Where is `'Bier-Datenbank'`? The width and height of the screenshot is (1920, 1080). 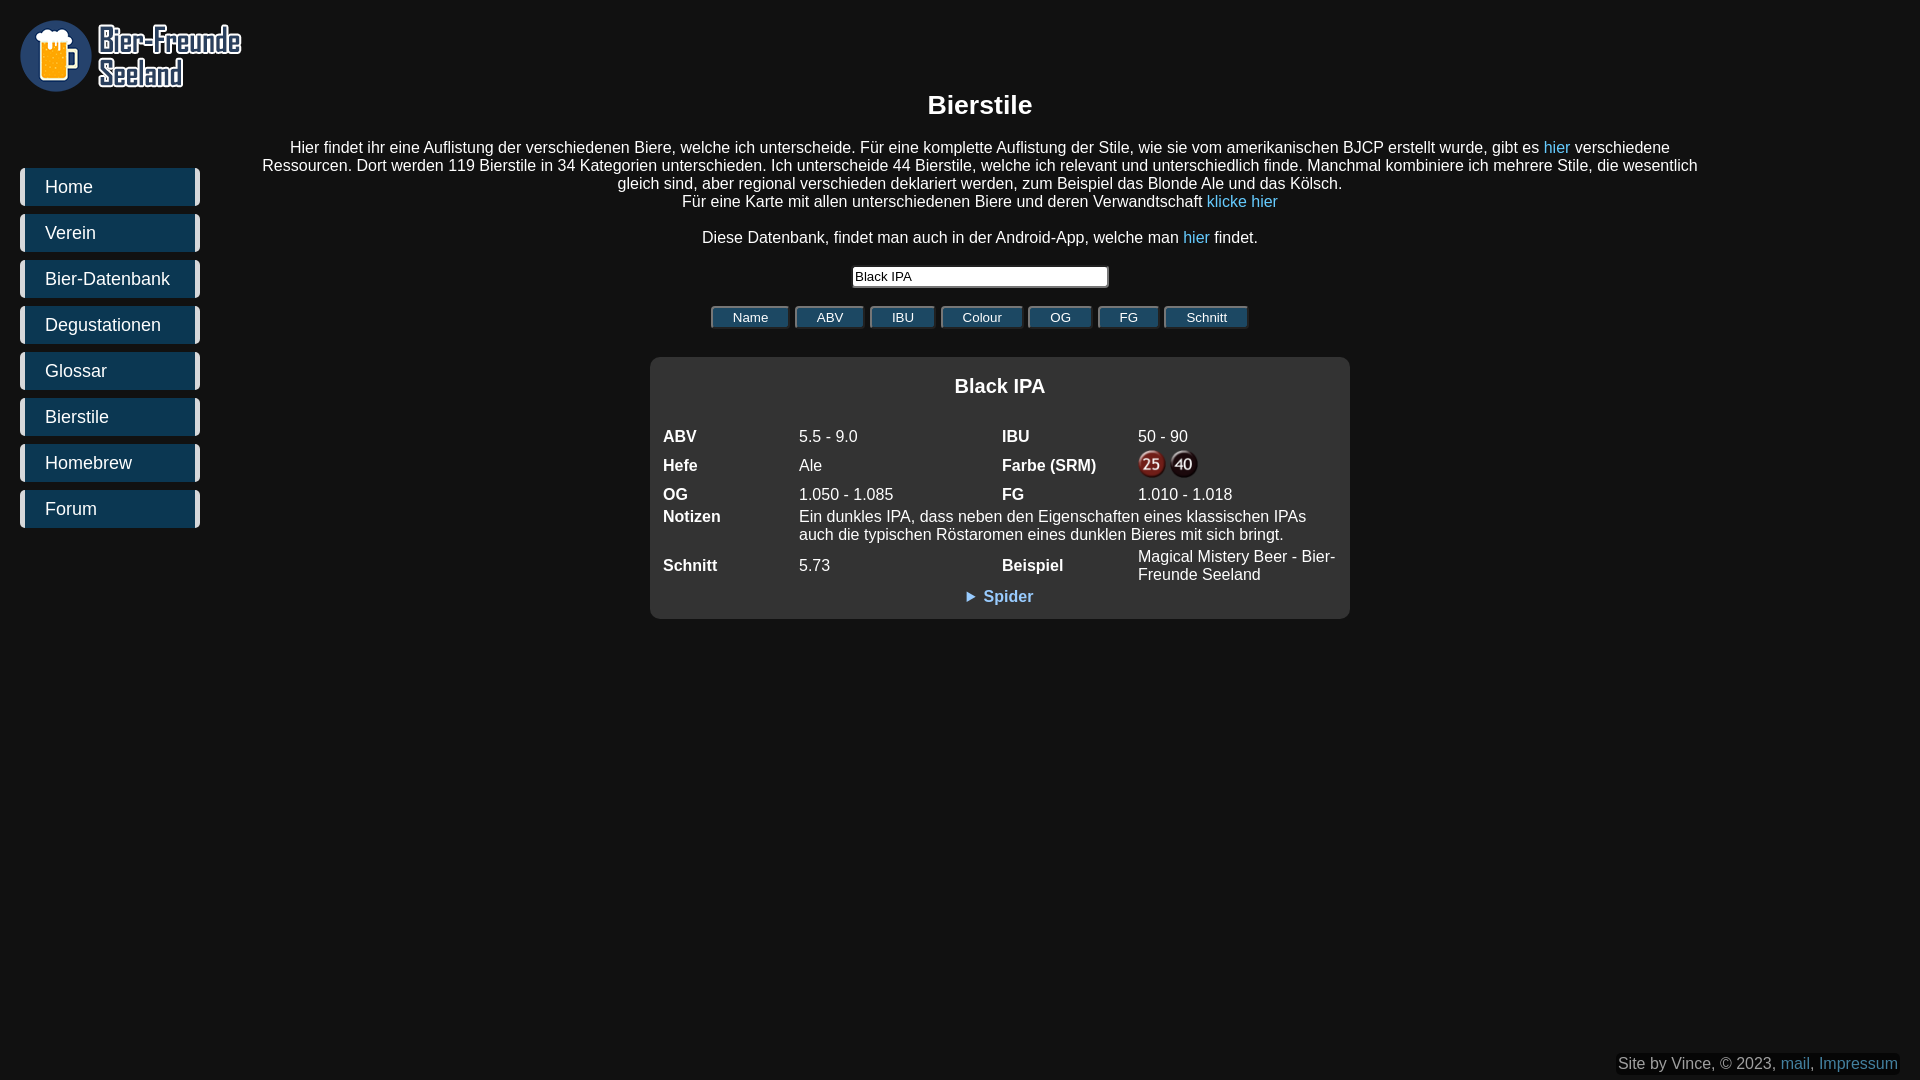 'Bier-Datenbank' is located at coordinates (109, 278).